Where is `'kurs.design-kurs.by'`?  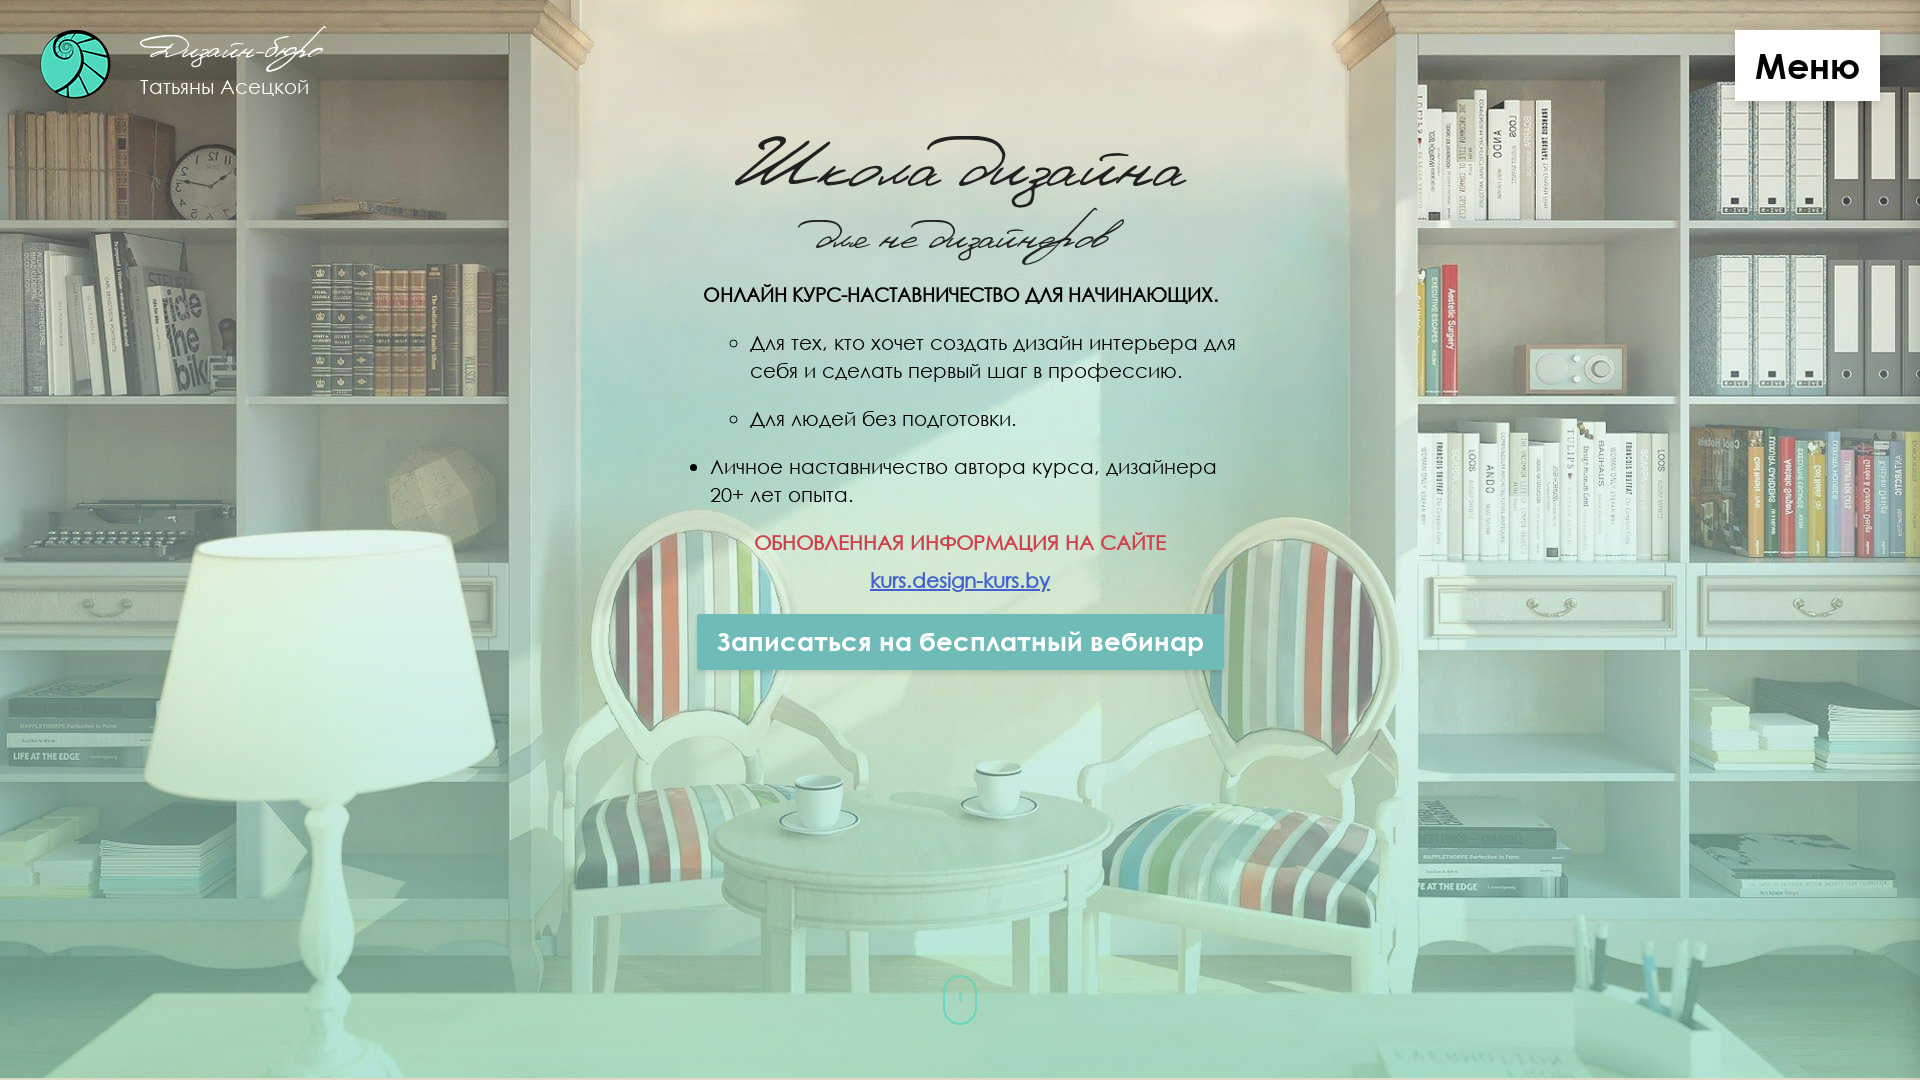
'kurs.design-kurs.by' is located at coordinates (960, 579).